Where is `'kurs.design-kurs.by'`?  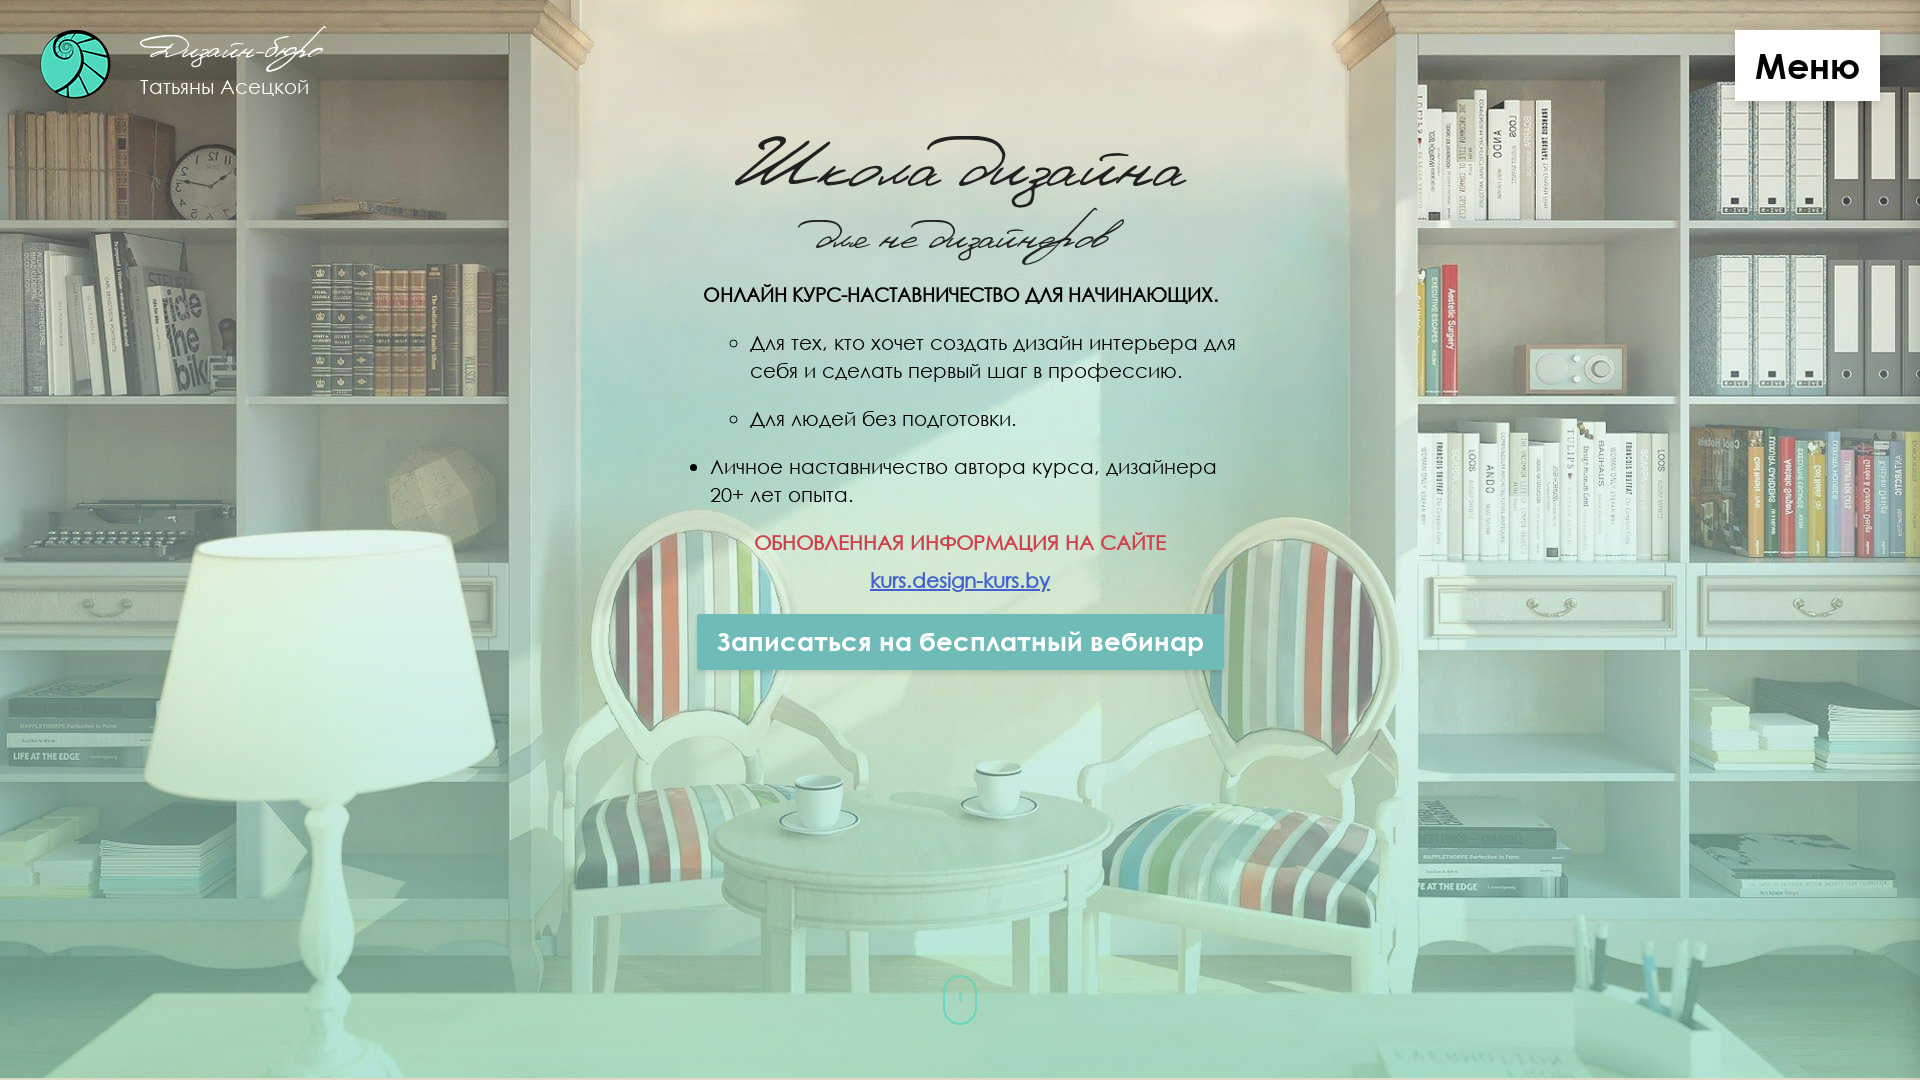
'kurs.design-kurs.by' is located at coordinates (960, 579).